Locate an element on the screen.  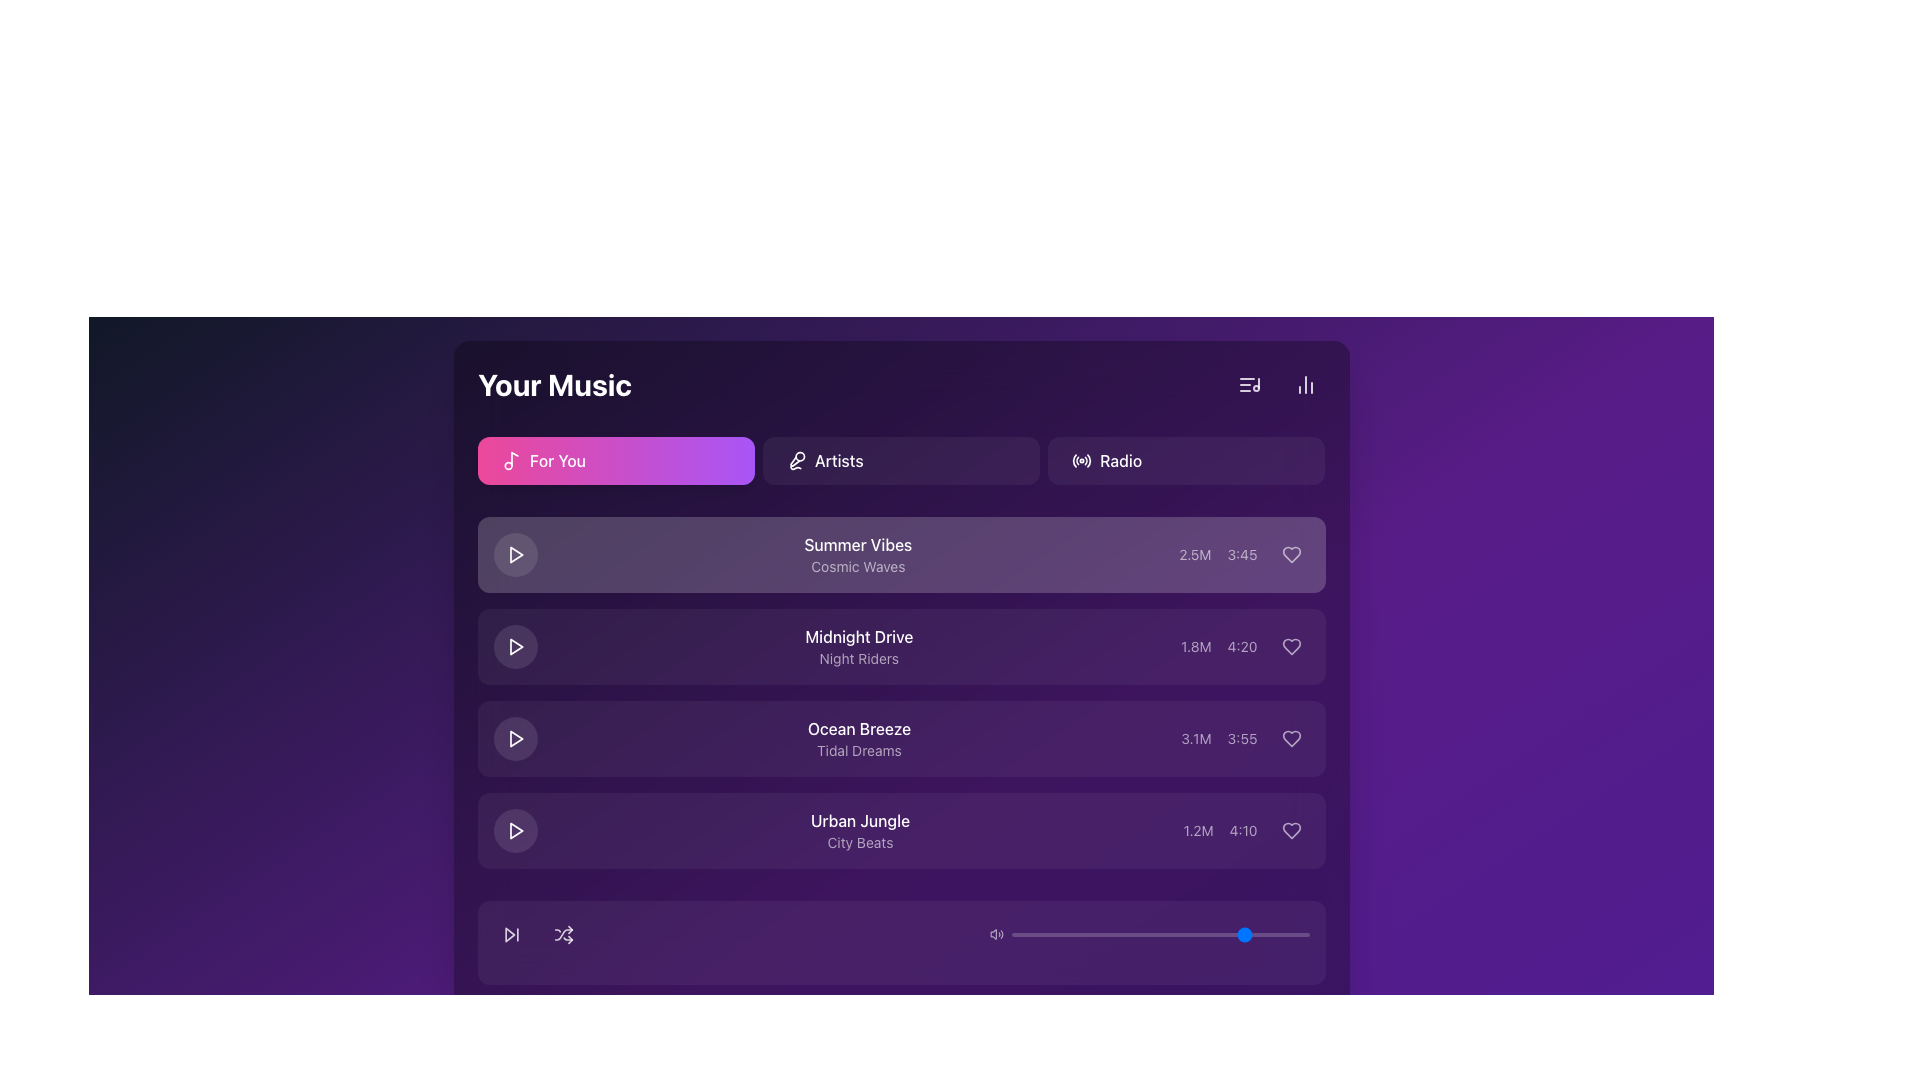
the circular shuffle button located near the bottom of the interface is located at coordinates (562, 934).